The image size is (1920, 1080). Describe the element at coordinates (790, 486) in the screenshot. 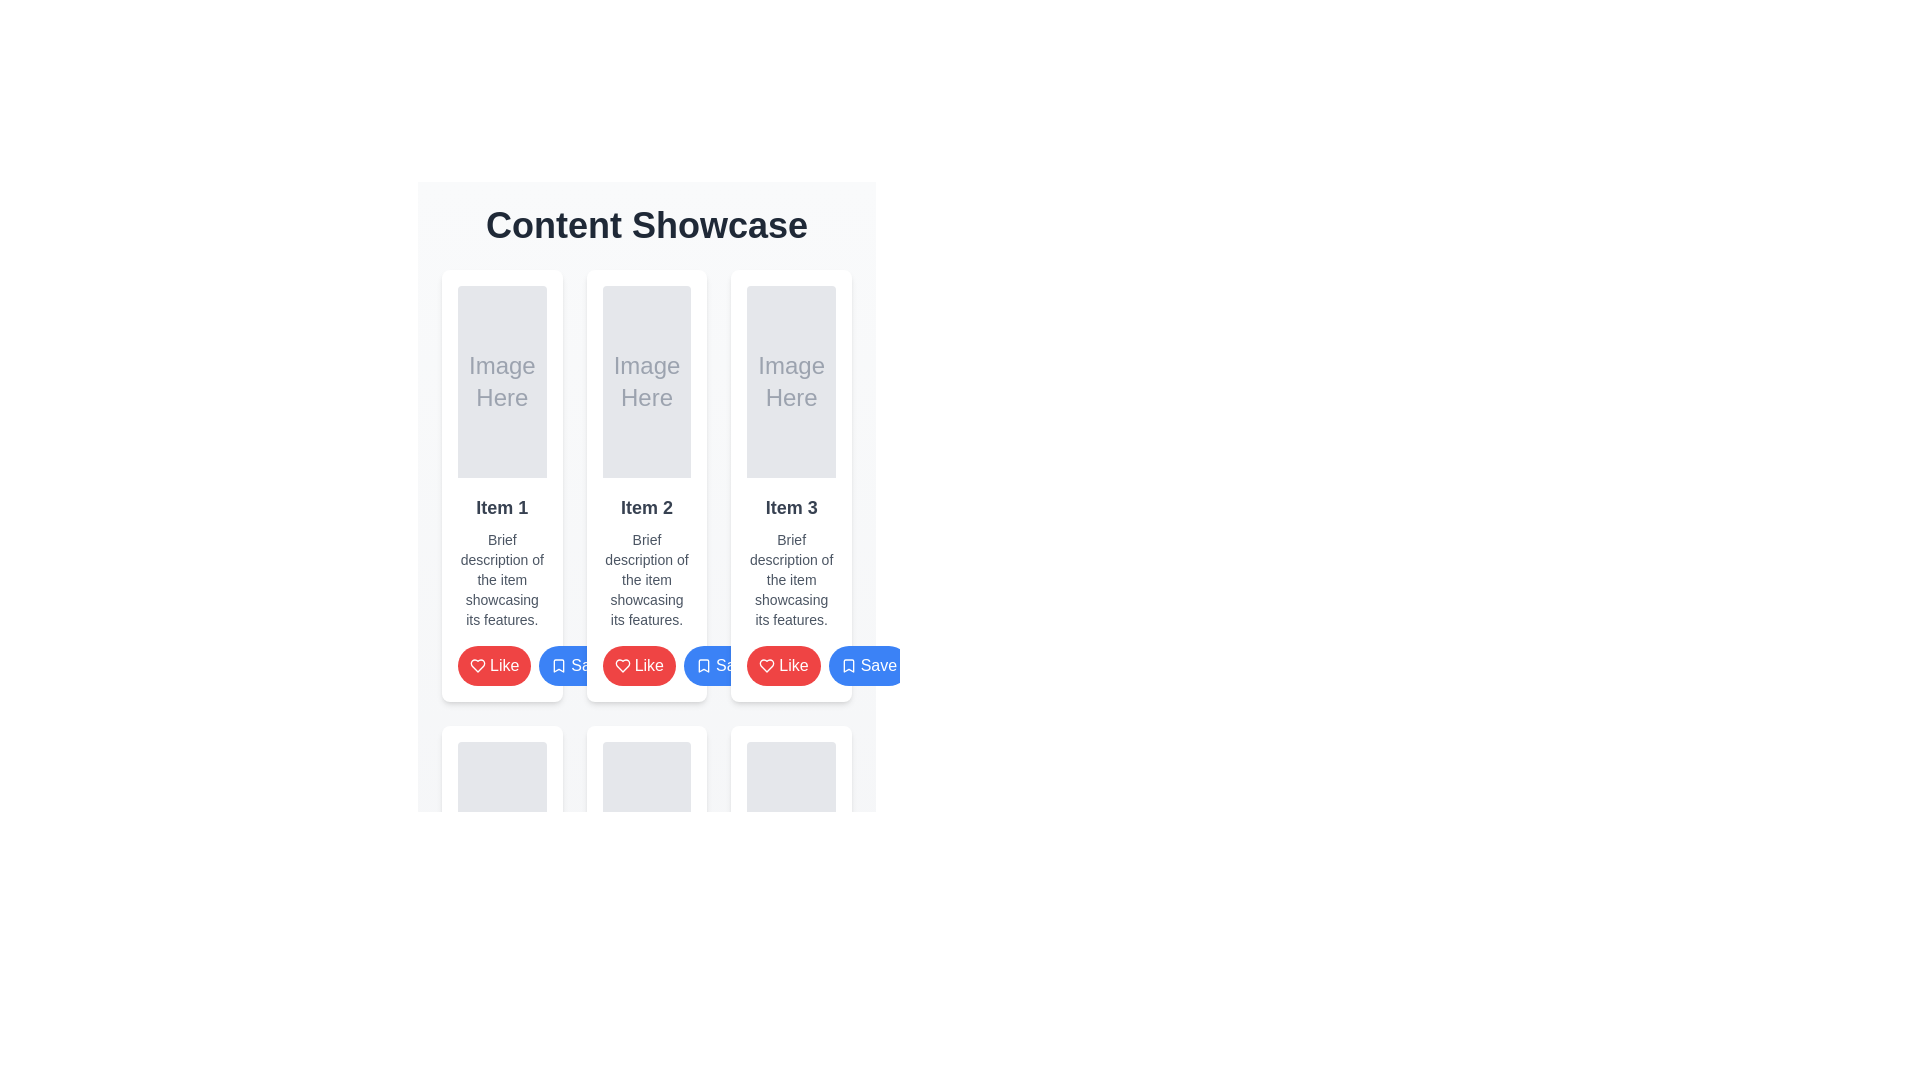

I see `the Card Display in the third column of the 'Content Showcase' section` at that location.